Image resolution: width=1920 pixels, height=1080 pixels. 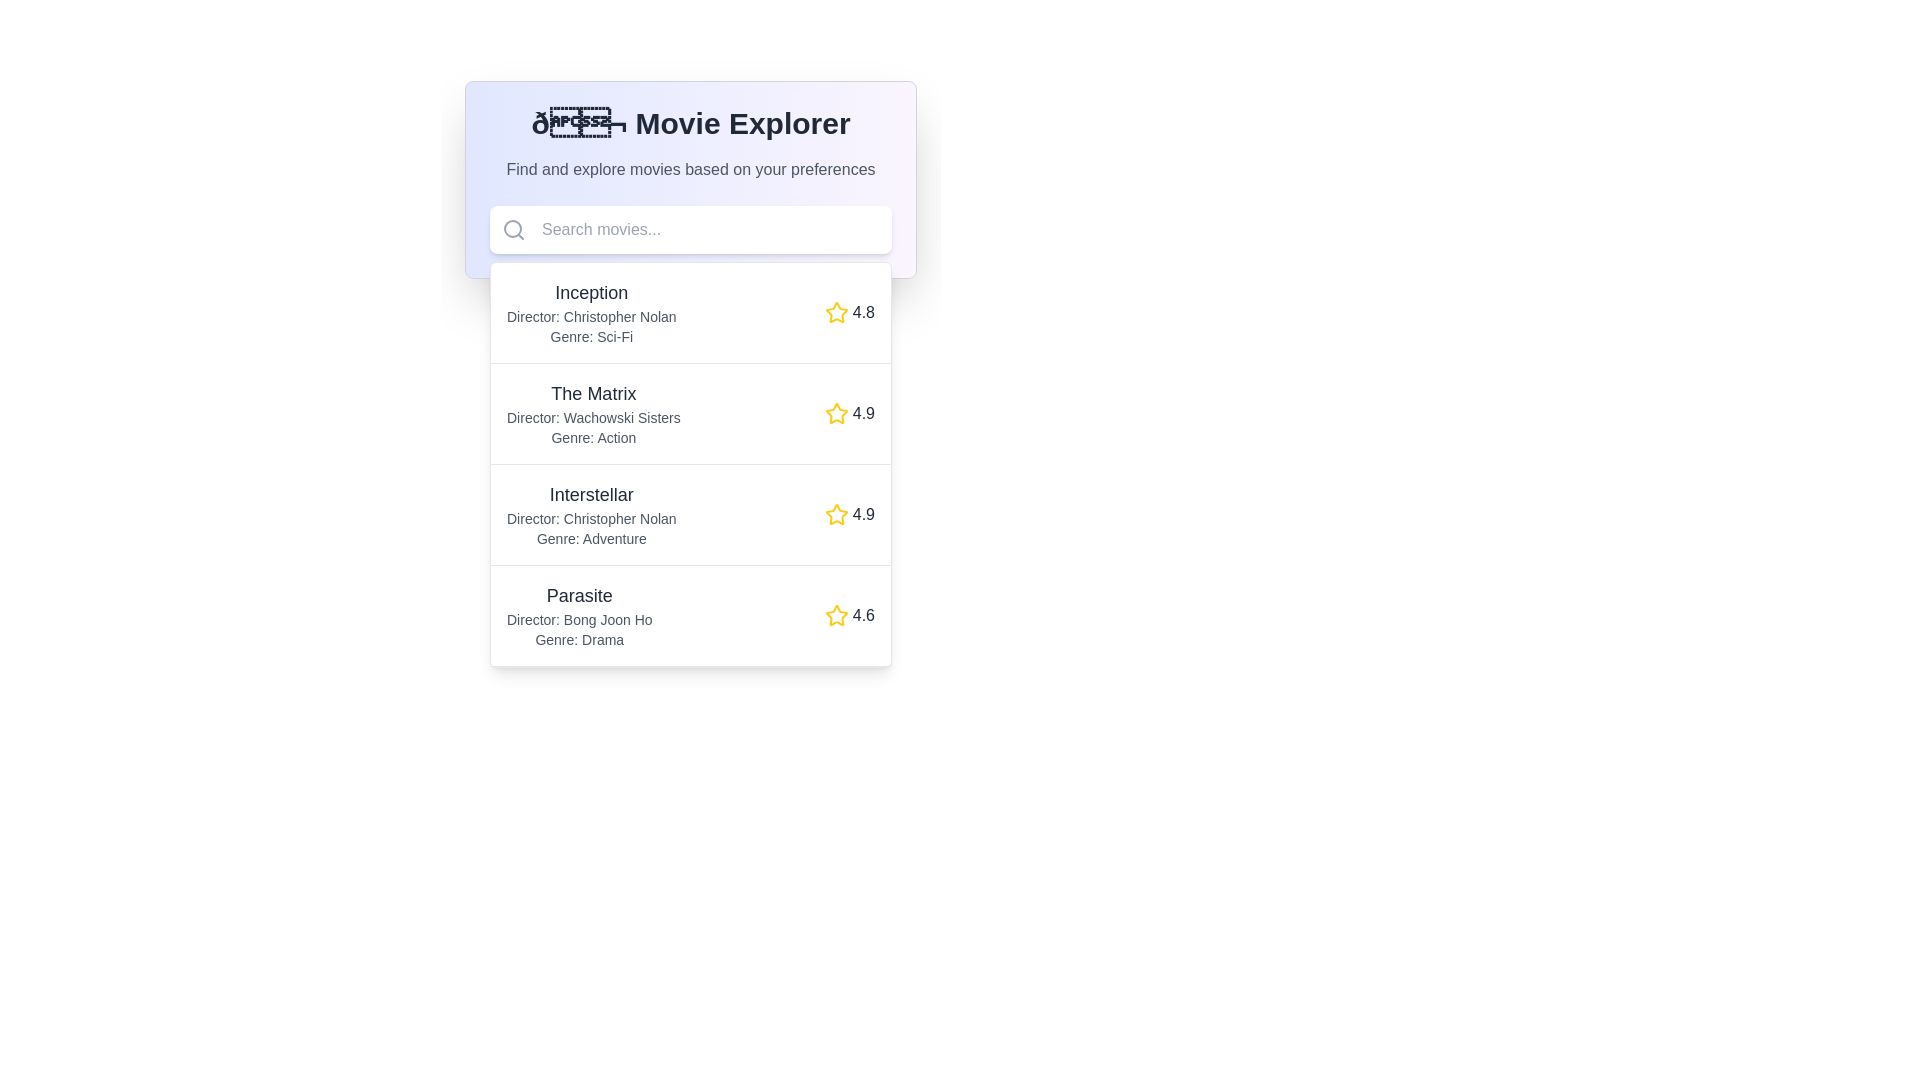 I want to click on the text label displaying the rating '4.8' next to the yellow star icon in the 'Inception' row of the movie list, so click(x=863, y=312).